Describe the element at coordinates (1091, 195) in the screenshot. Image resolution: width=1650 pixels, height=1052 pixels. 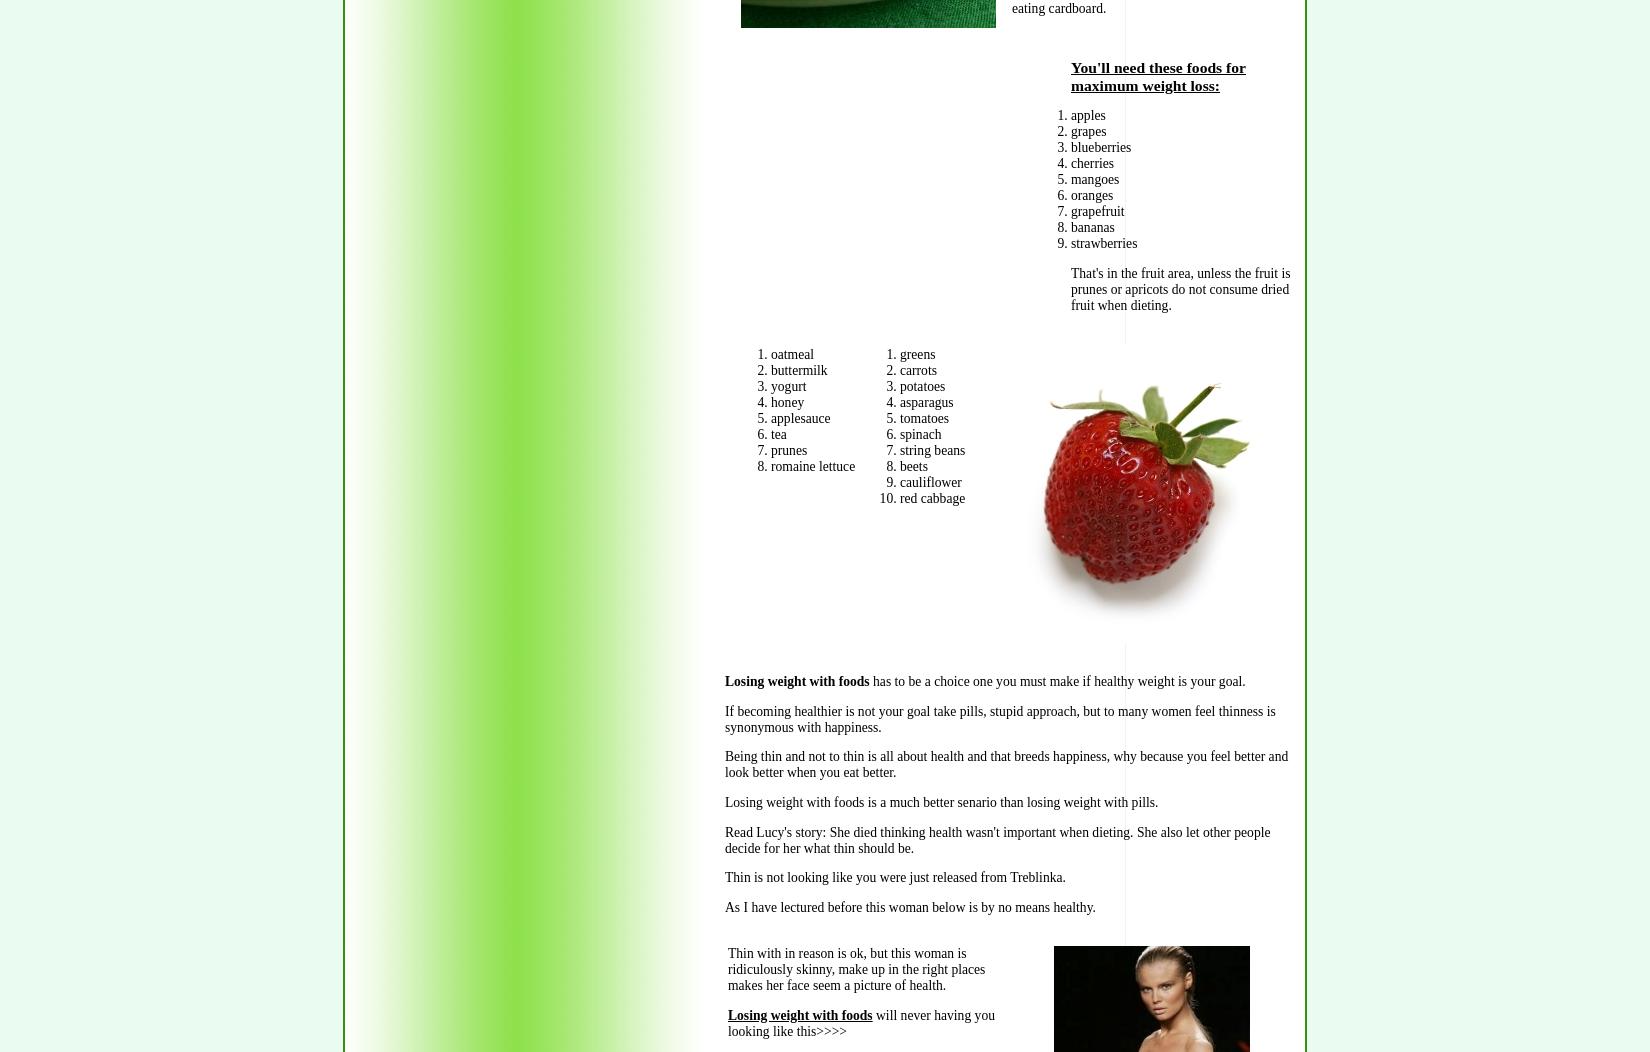
I see `'oranges'` at that location.